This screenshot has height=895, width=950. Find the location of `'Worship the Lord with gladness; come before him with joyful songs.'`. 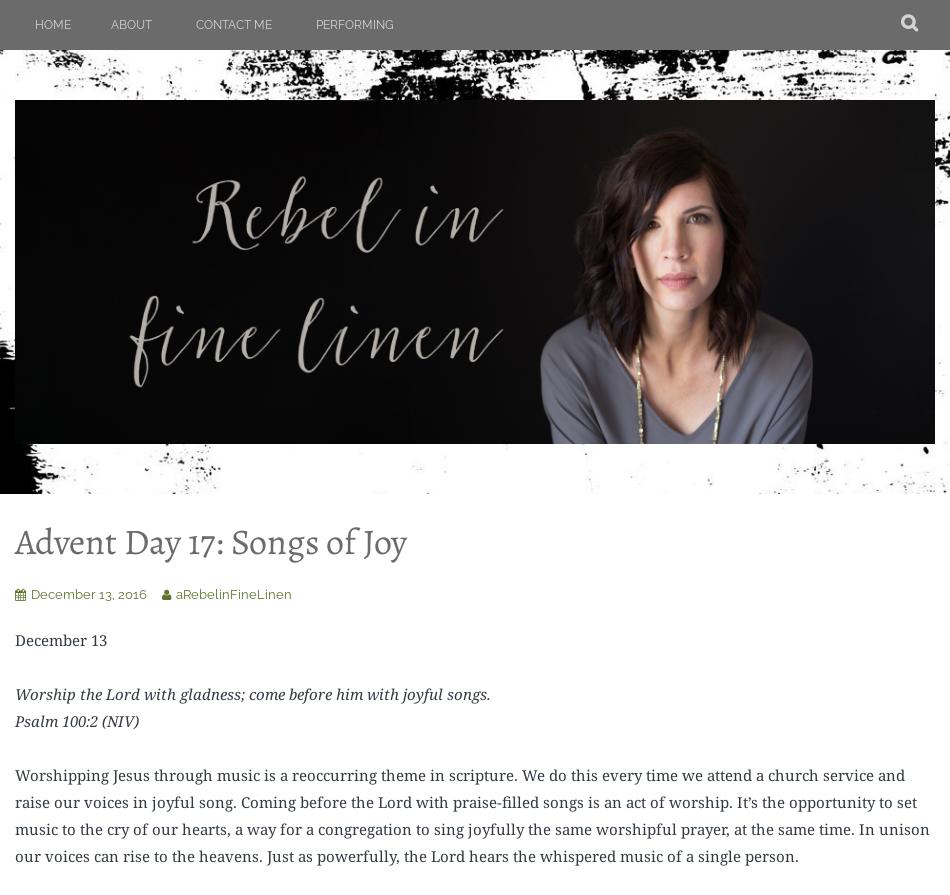

'Worship the Lord with gladness; come before him with joyful songs.' is located at coordinates (251, 691).